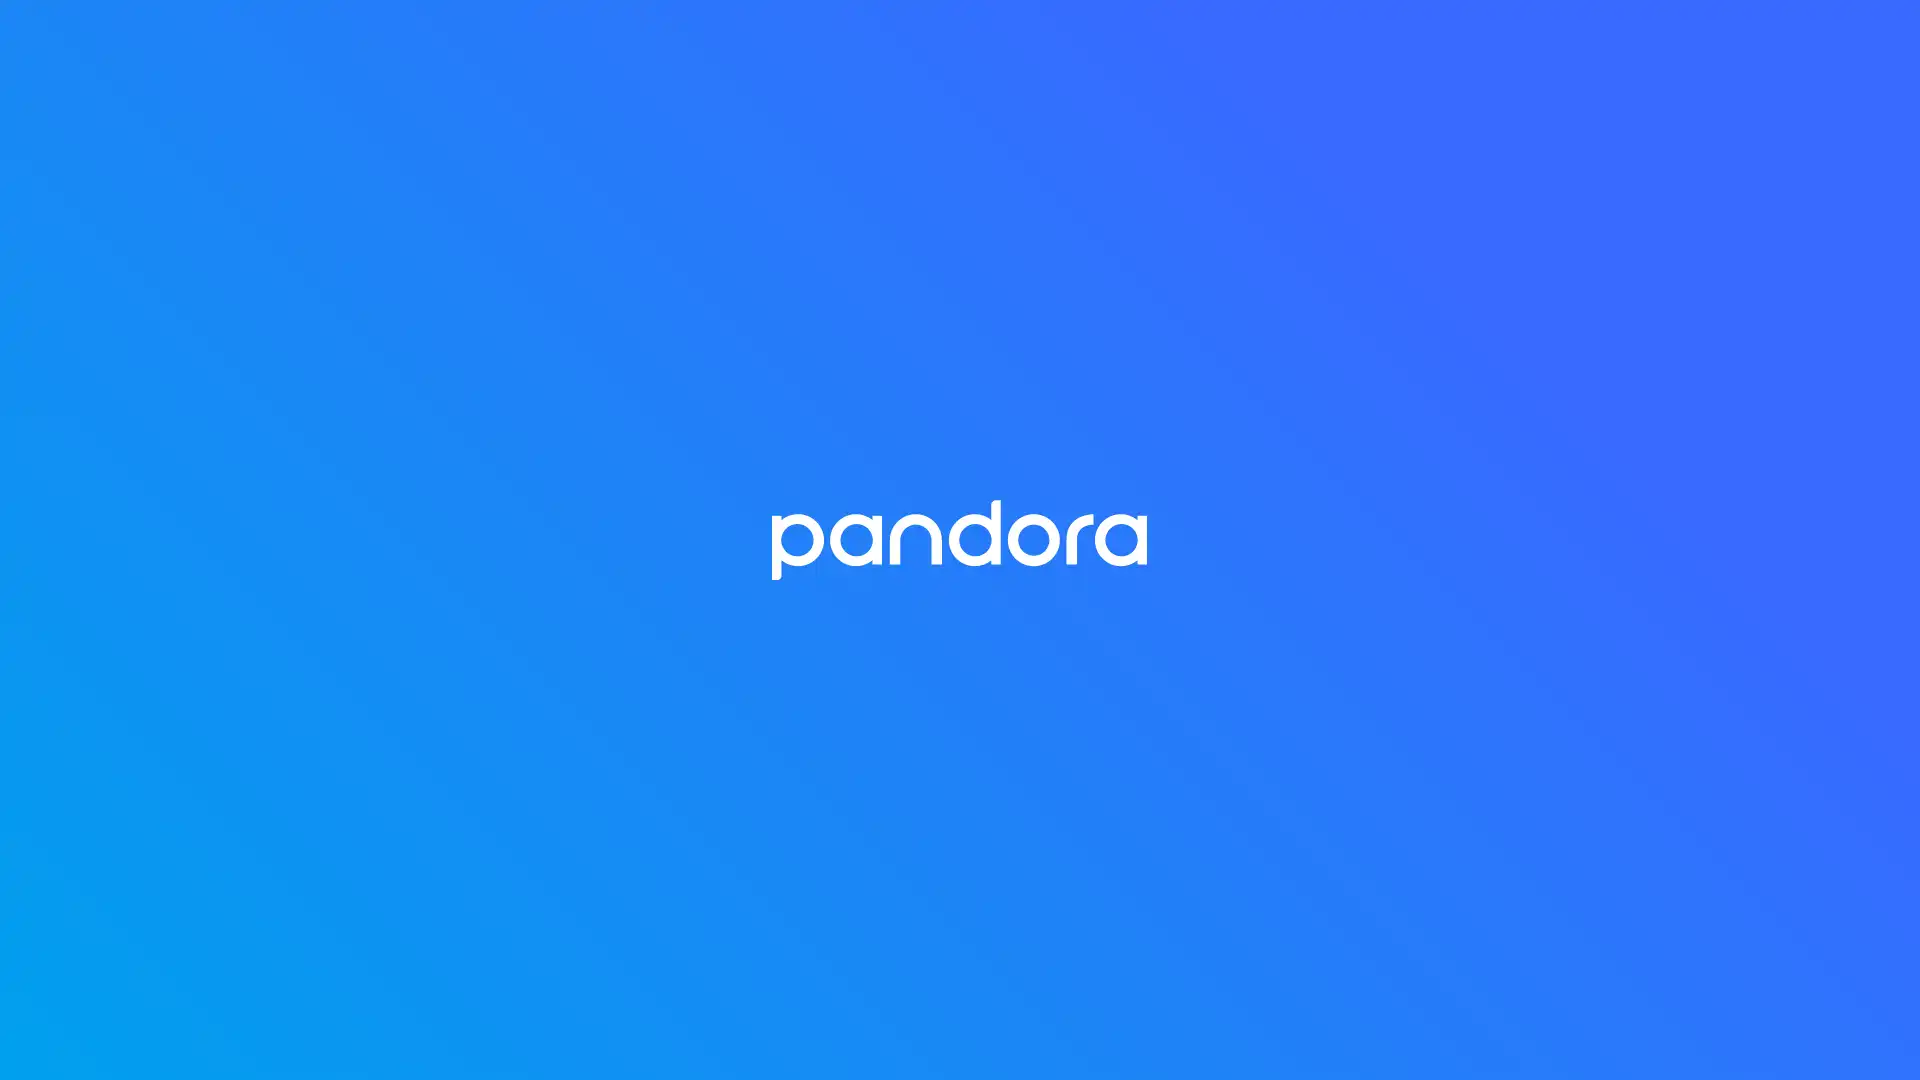  Describe the element at coordinates (1656, 1064) in the screenshot. I see `30:42` at that location.